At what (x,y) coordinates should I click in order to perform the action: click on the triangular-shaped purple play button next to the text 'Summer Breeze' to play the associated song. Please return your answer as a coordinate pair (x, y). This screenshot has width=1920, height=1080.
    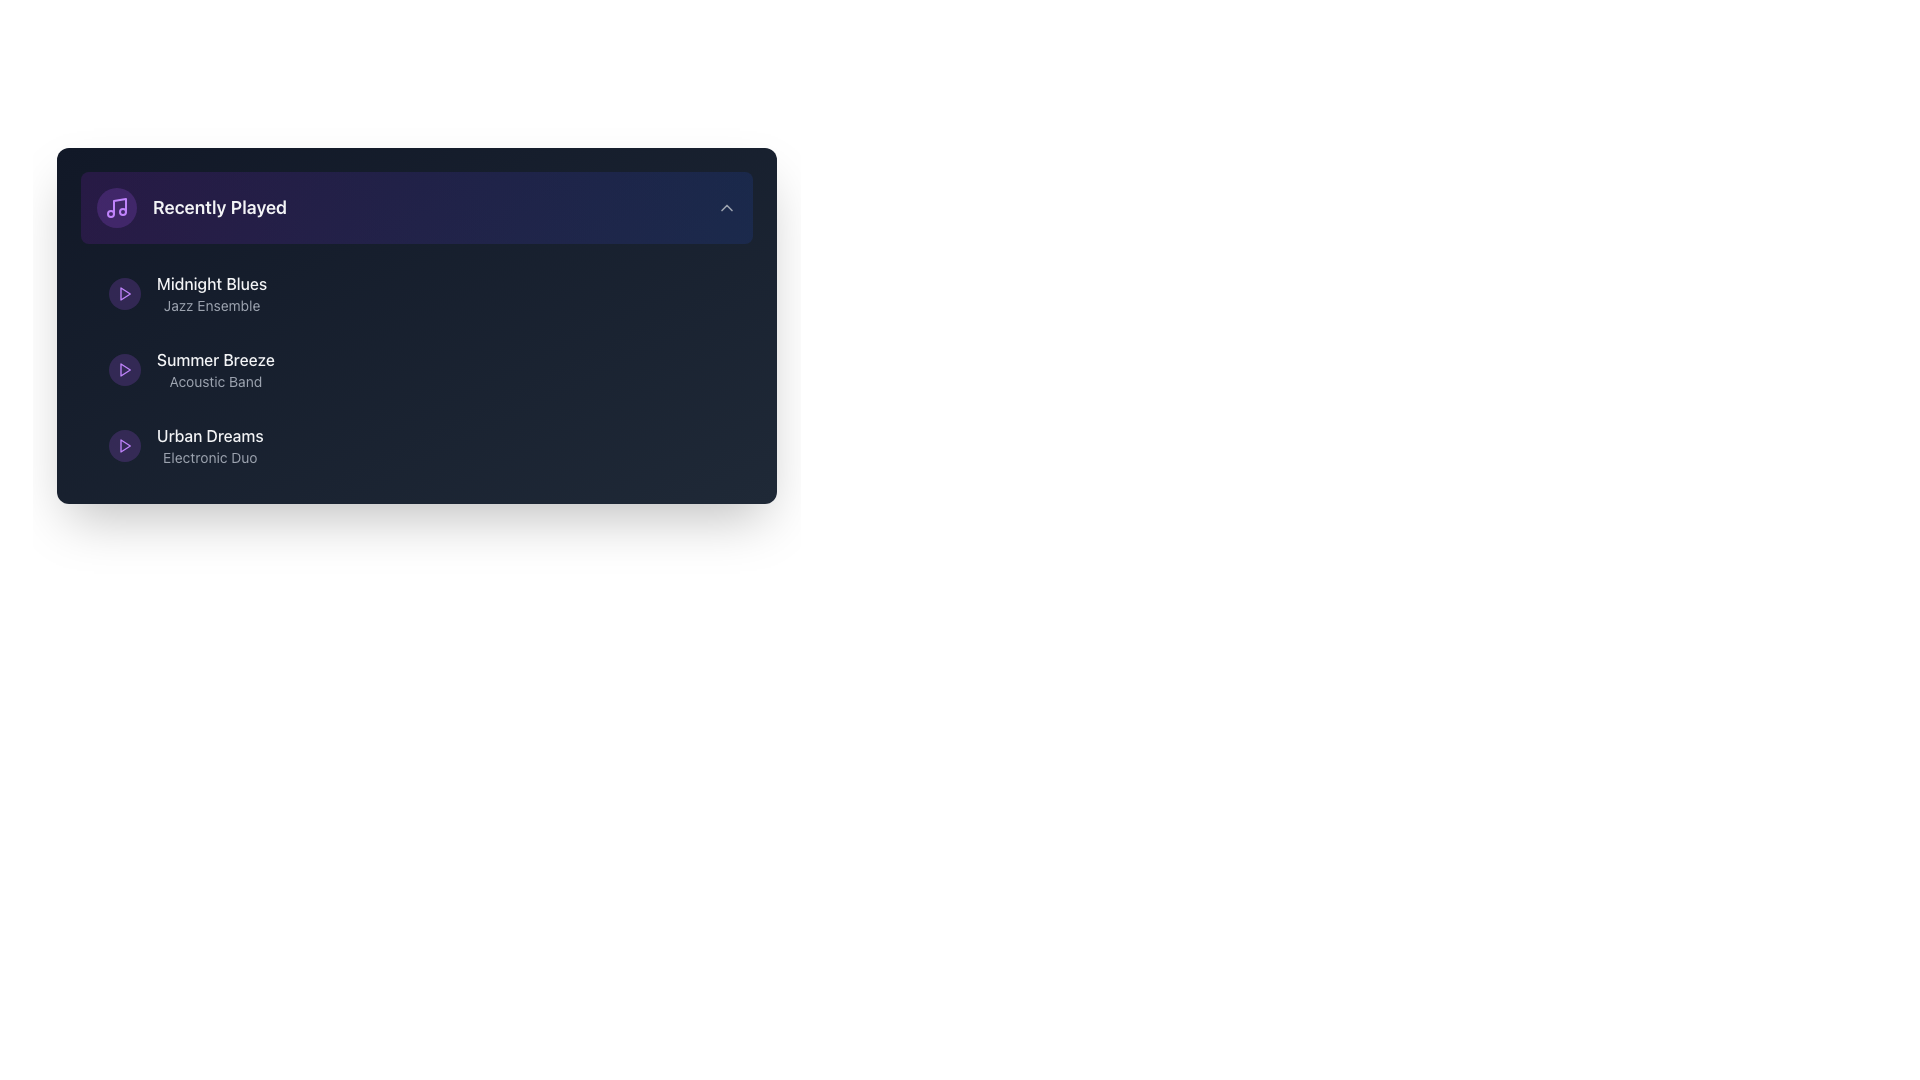
    Looking at the image, I should click on (124, 370).